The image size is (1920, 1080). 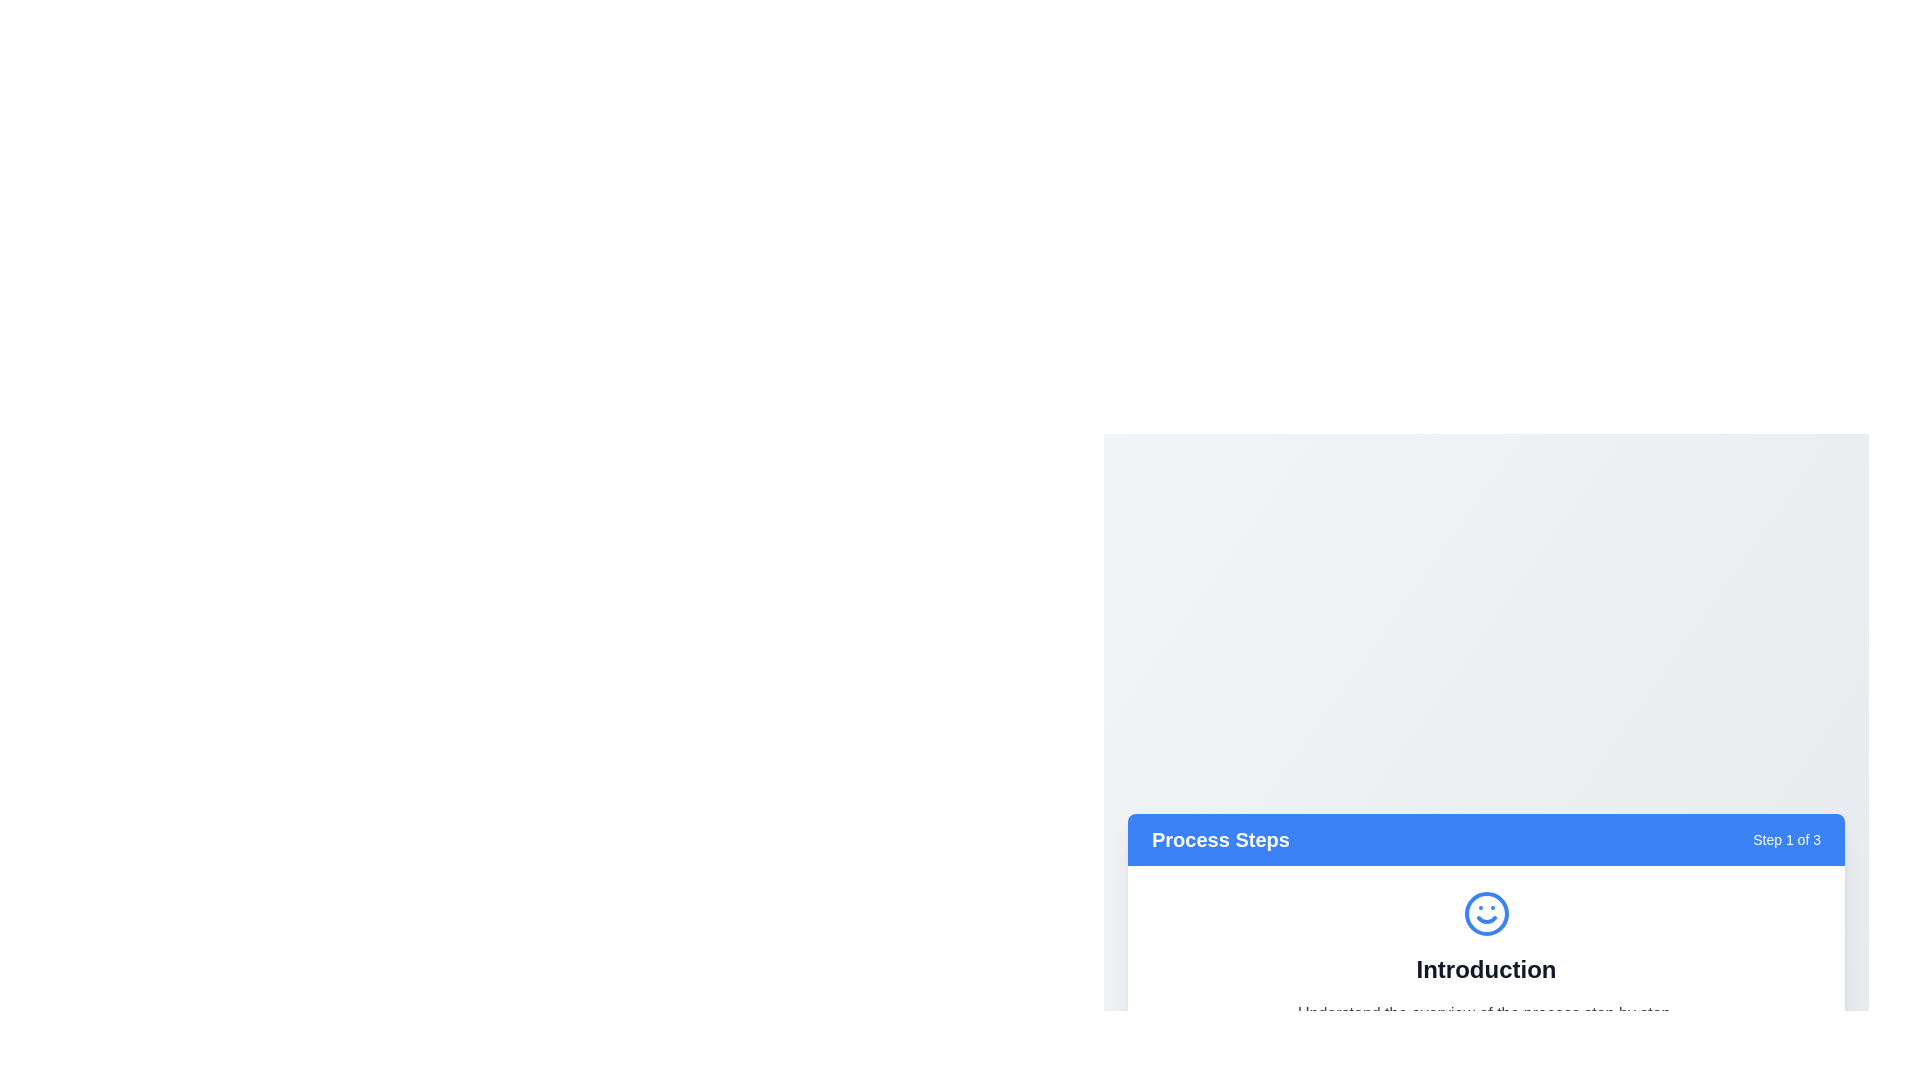 I want to click on text of the text label that serves as the title or header for the process section, positioned on the left side of the blue bar at the top of the card-like section, so click(x=1219, y=839).